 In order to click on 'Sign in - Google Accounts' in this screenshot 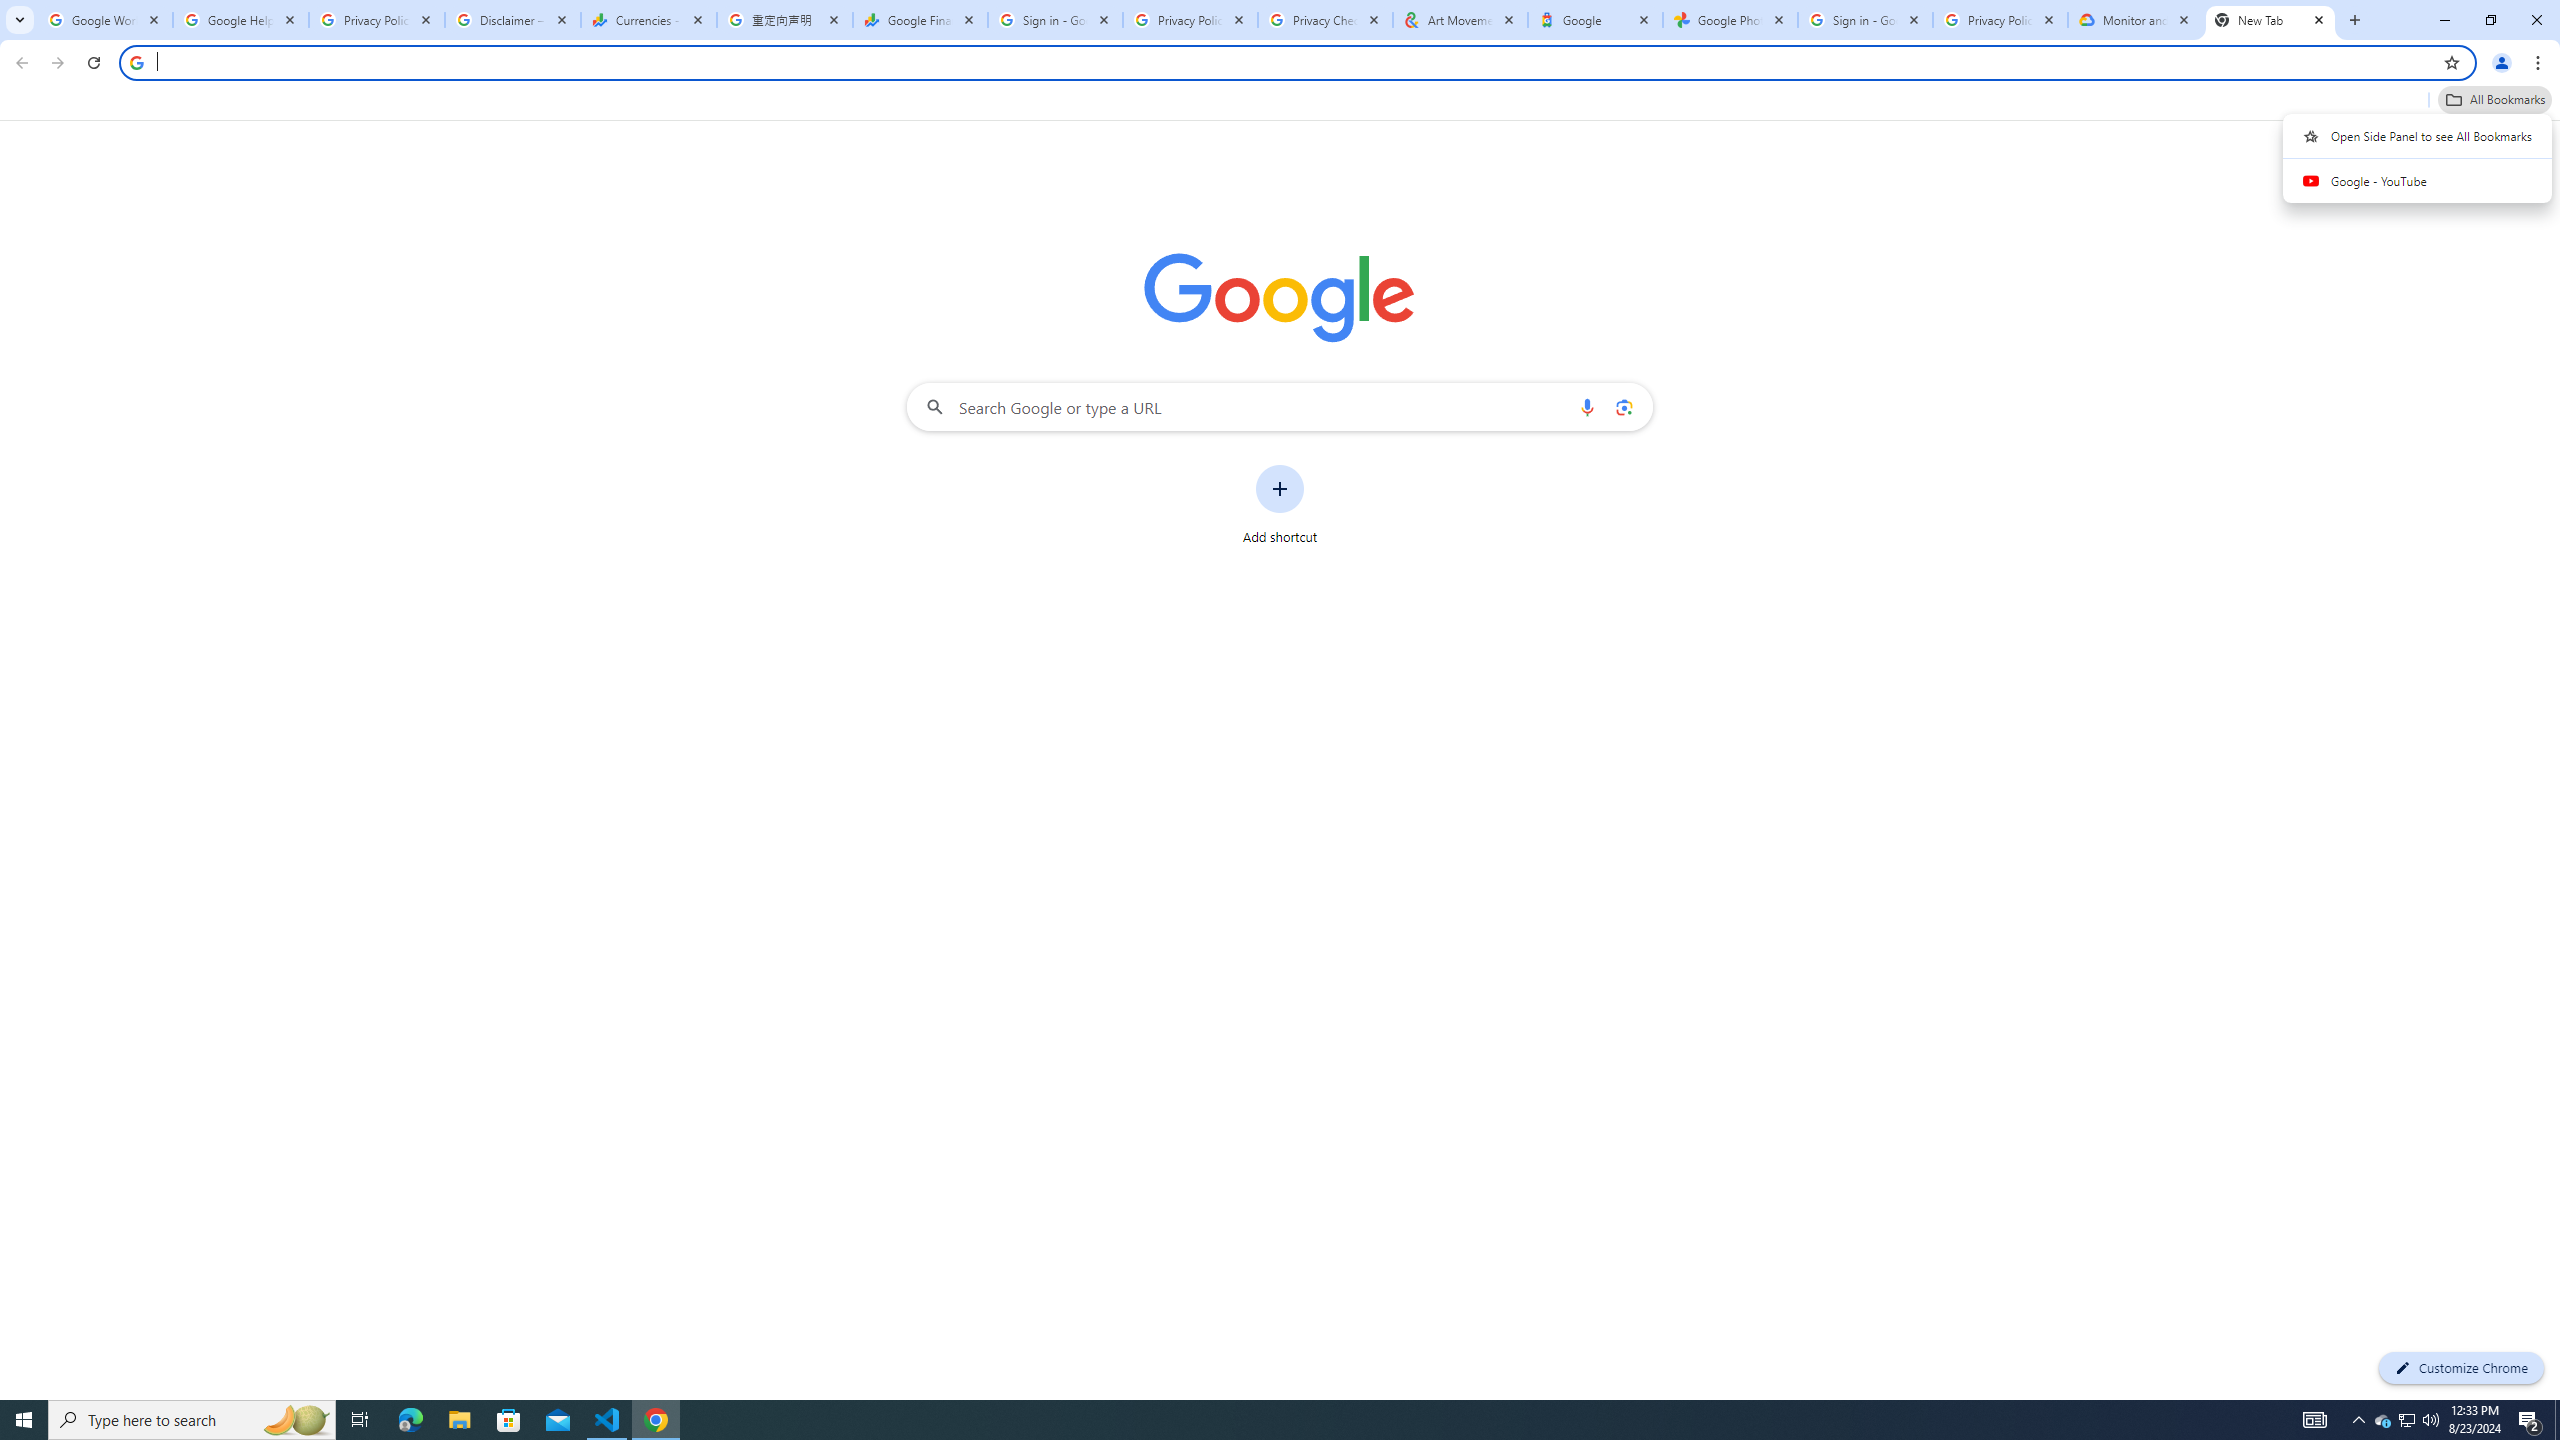, I will do `click(1053, 19)`.